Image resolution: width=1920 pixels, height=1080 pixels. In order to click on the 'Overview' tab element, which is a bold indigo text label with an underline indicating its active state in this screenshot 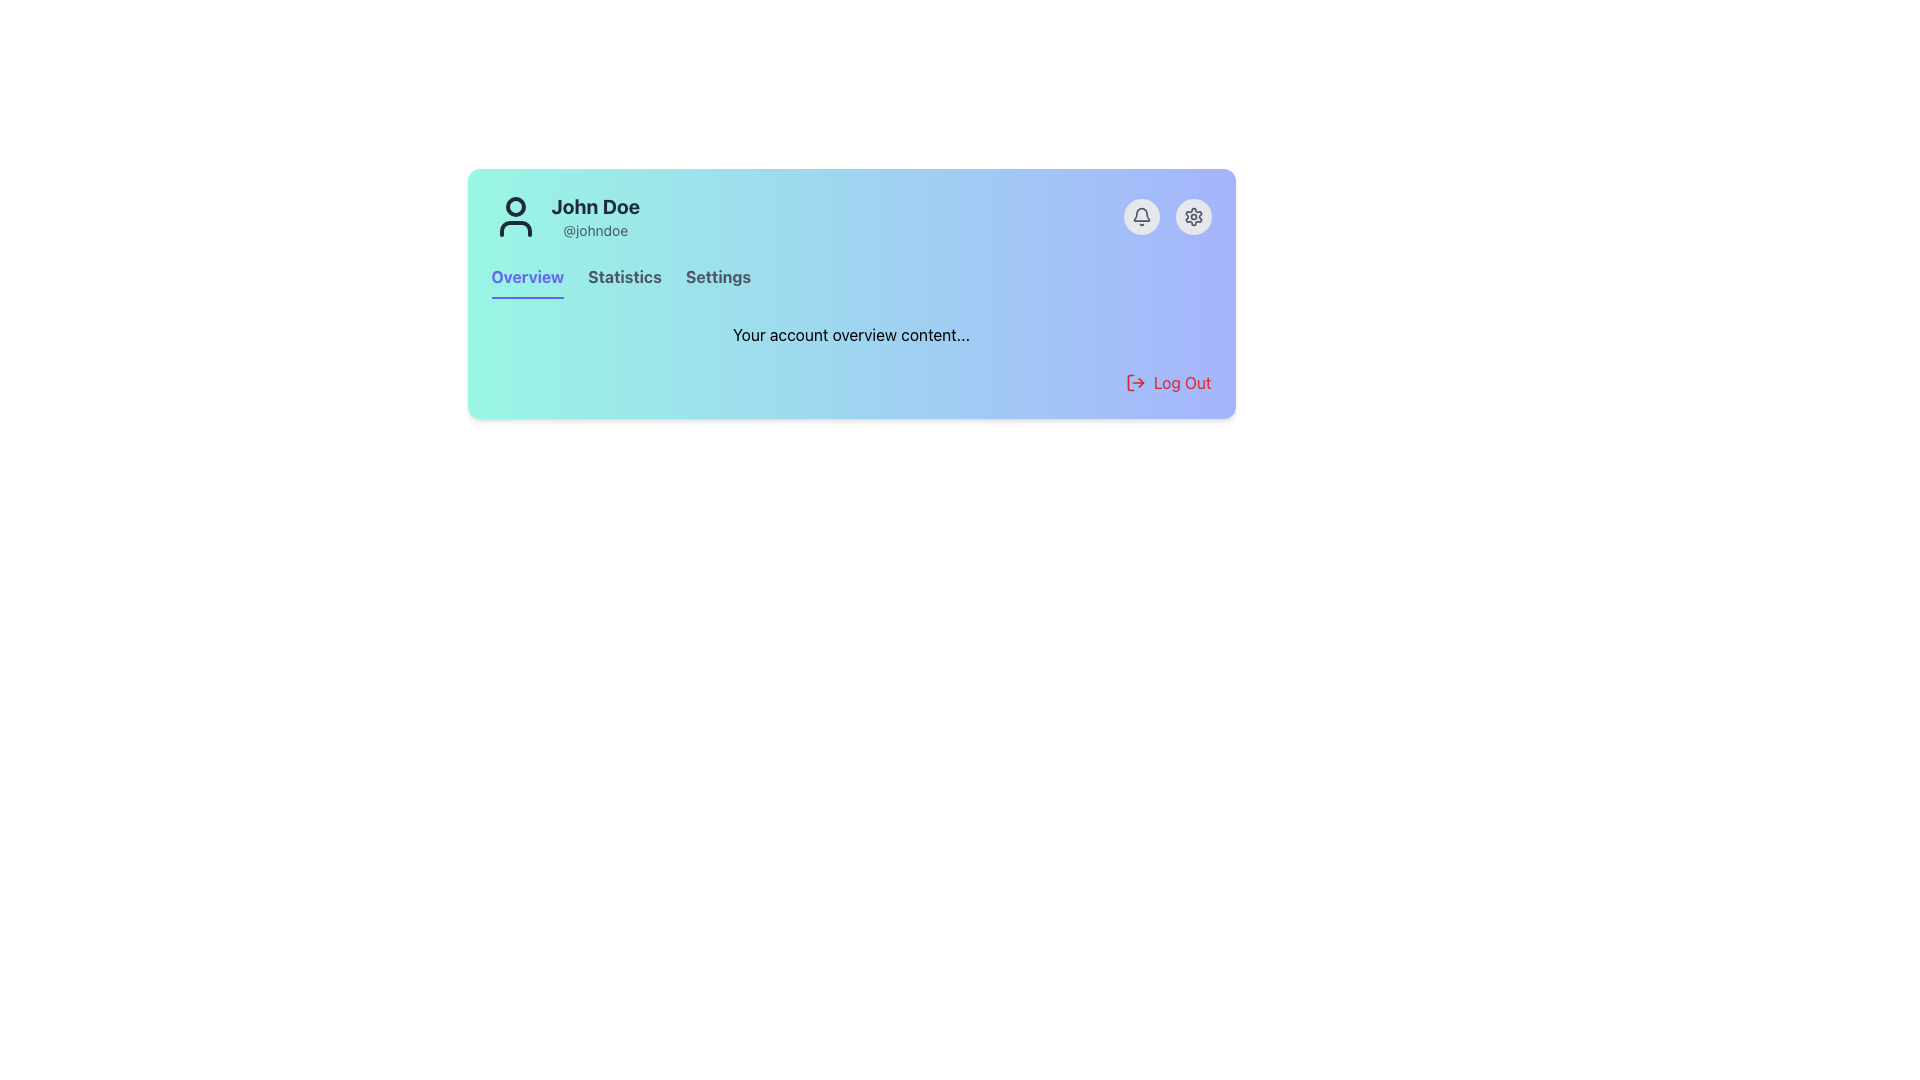, I will do `click(527, 281)`.